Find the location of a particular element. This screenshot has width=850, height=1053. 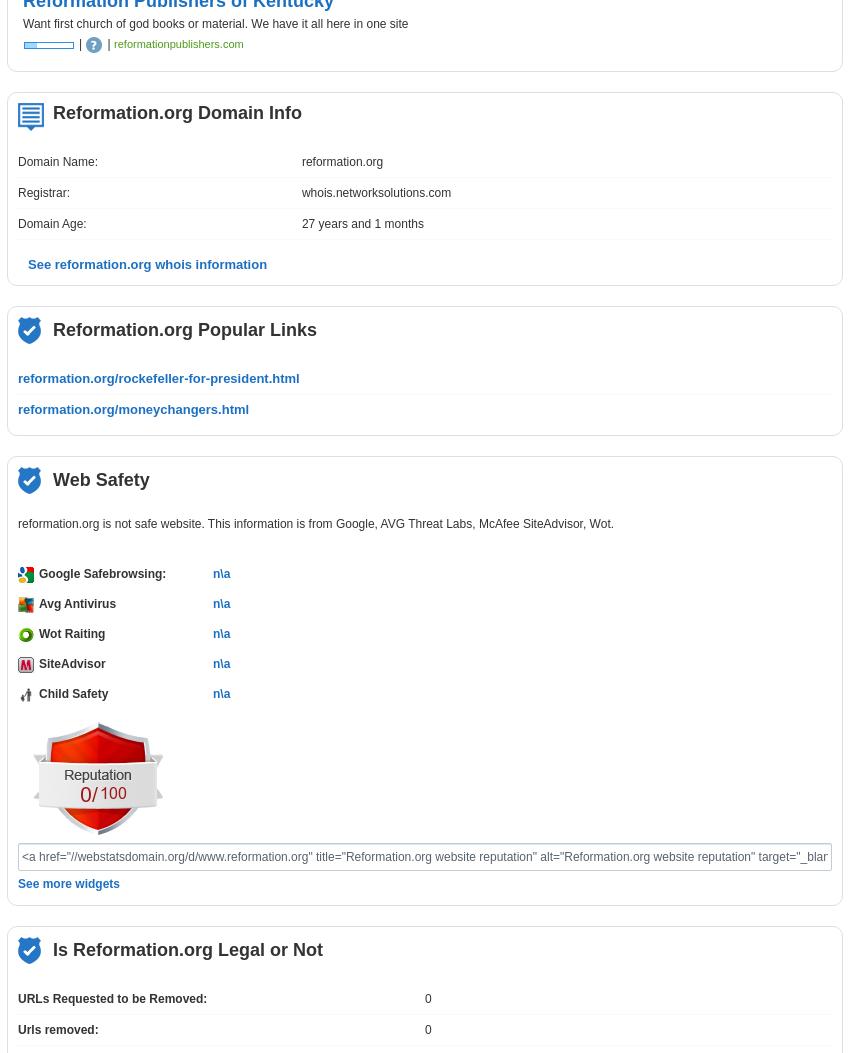

'Child Safety' is located at coordinates (73, 694).